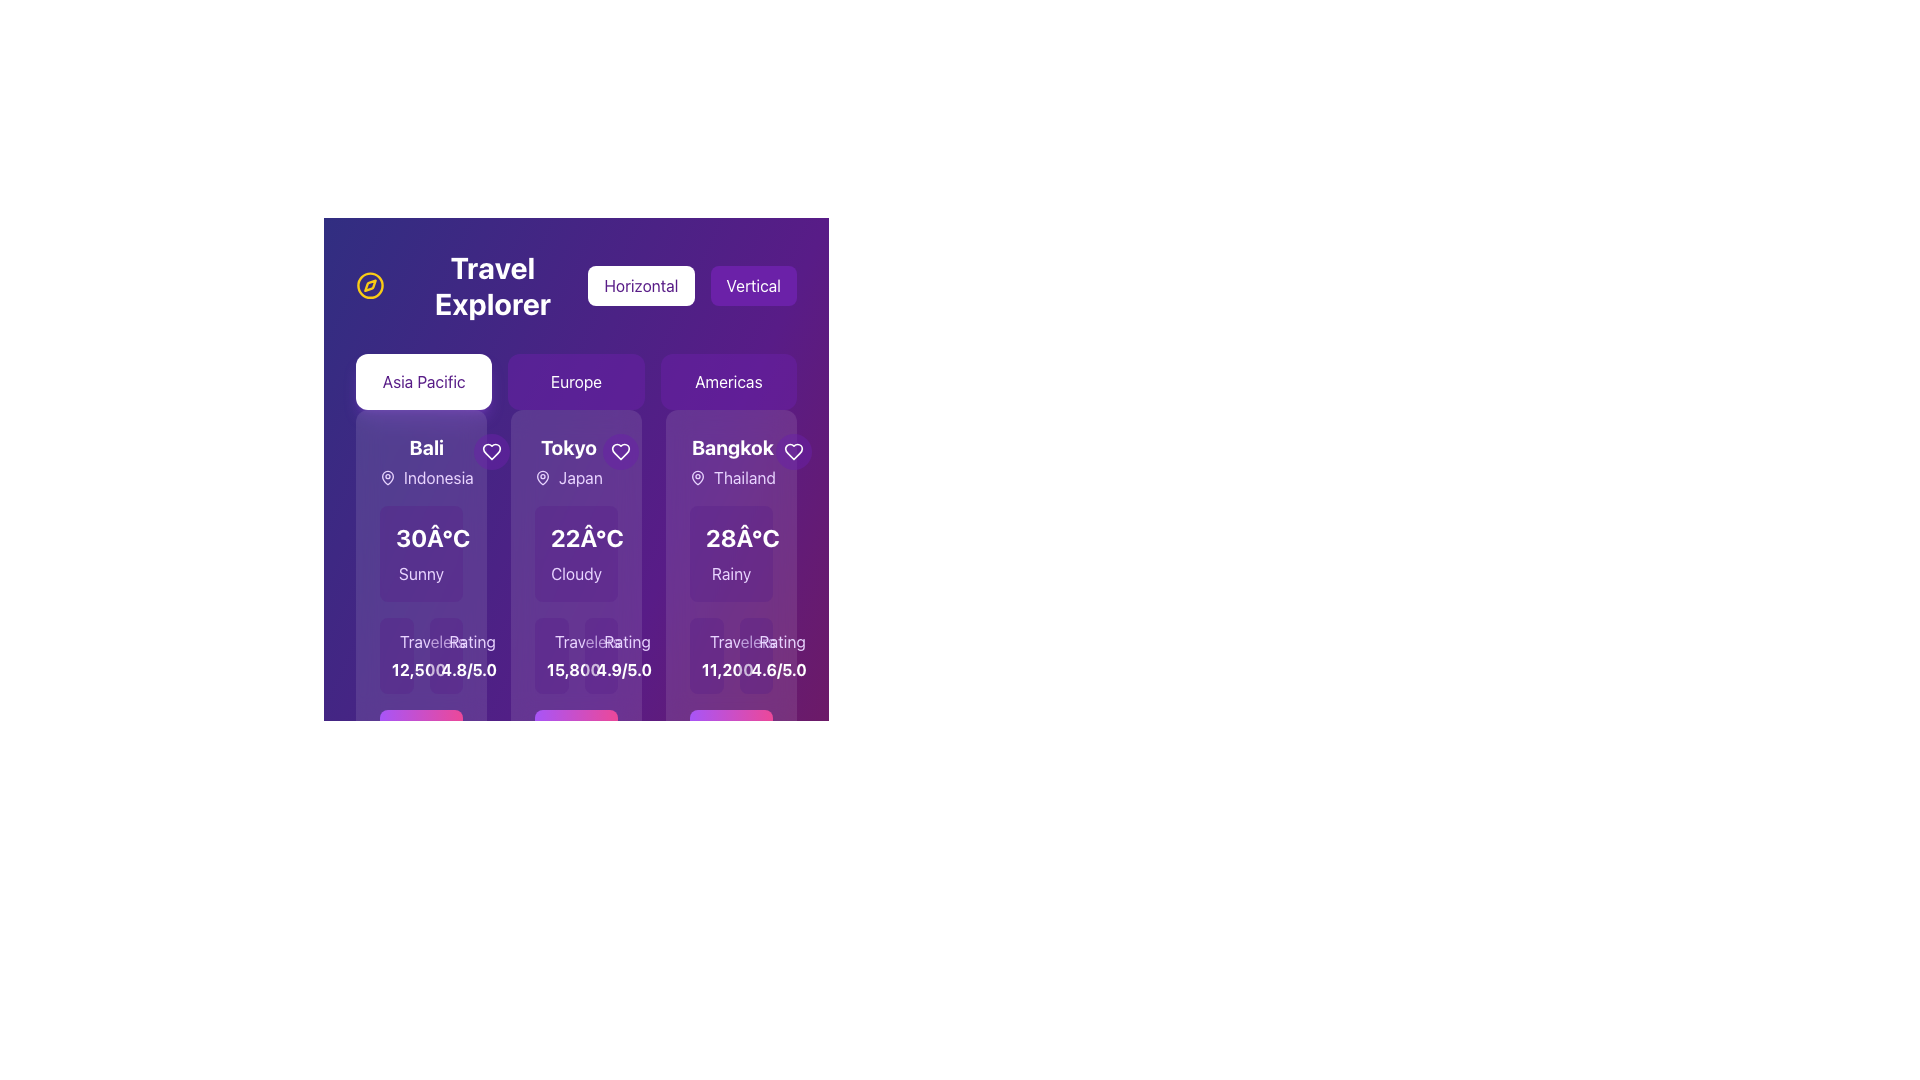 Image resolution: width=1920 pixels, height=1080 pixels. Describe the element at coordinates (425, 478) in the screenshot. I see `the 'Indonesia' label with a map pin icon located in the Bali card` at that location.